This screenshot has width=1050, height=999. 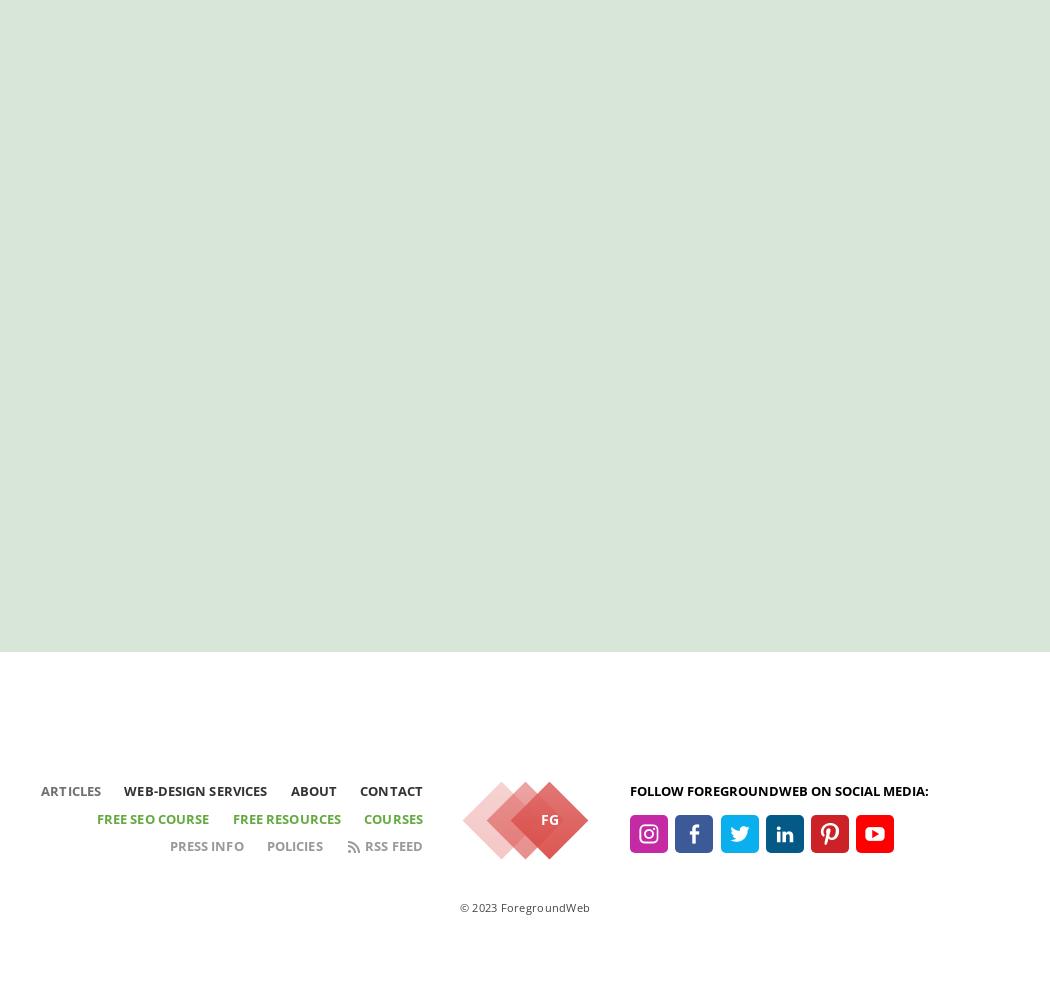 I want to click on 'About', so click(x=313, y=791).